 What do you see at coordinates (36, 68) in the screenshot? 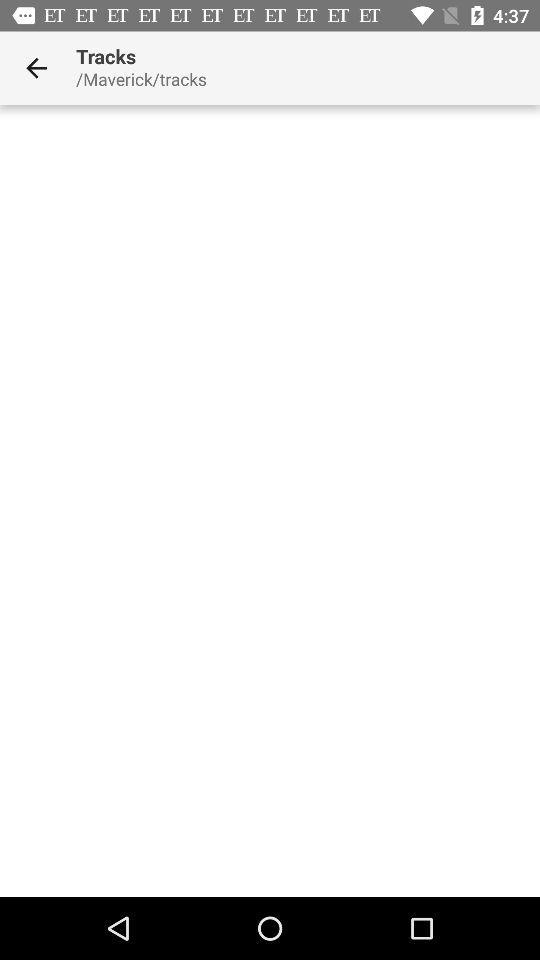
I see `the icon to the left of the tracks icon` at bounding box center [36, 68].